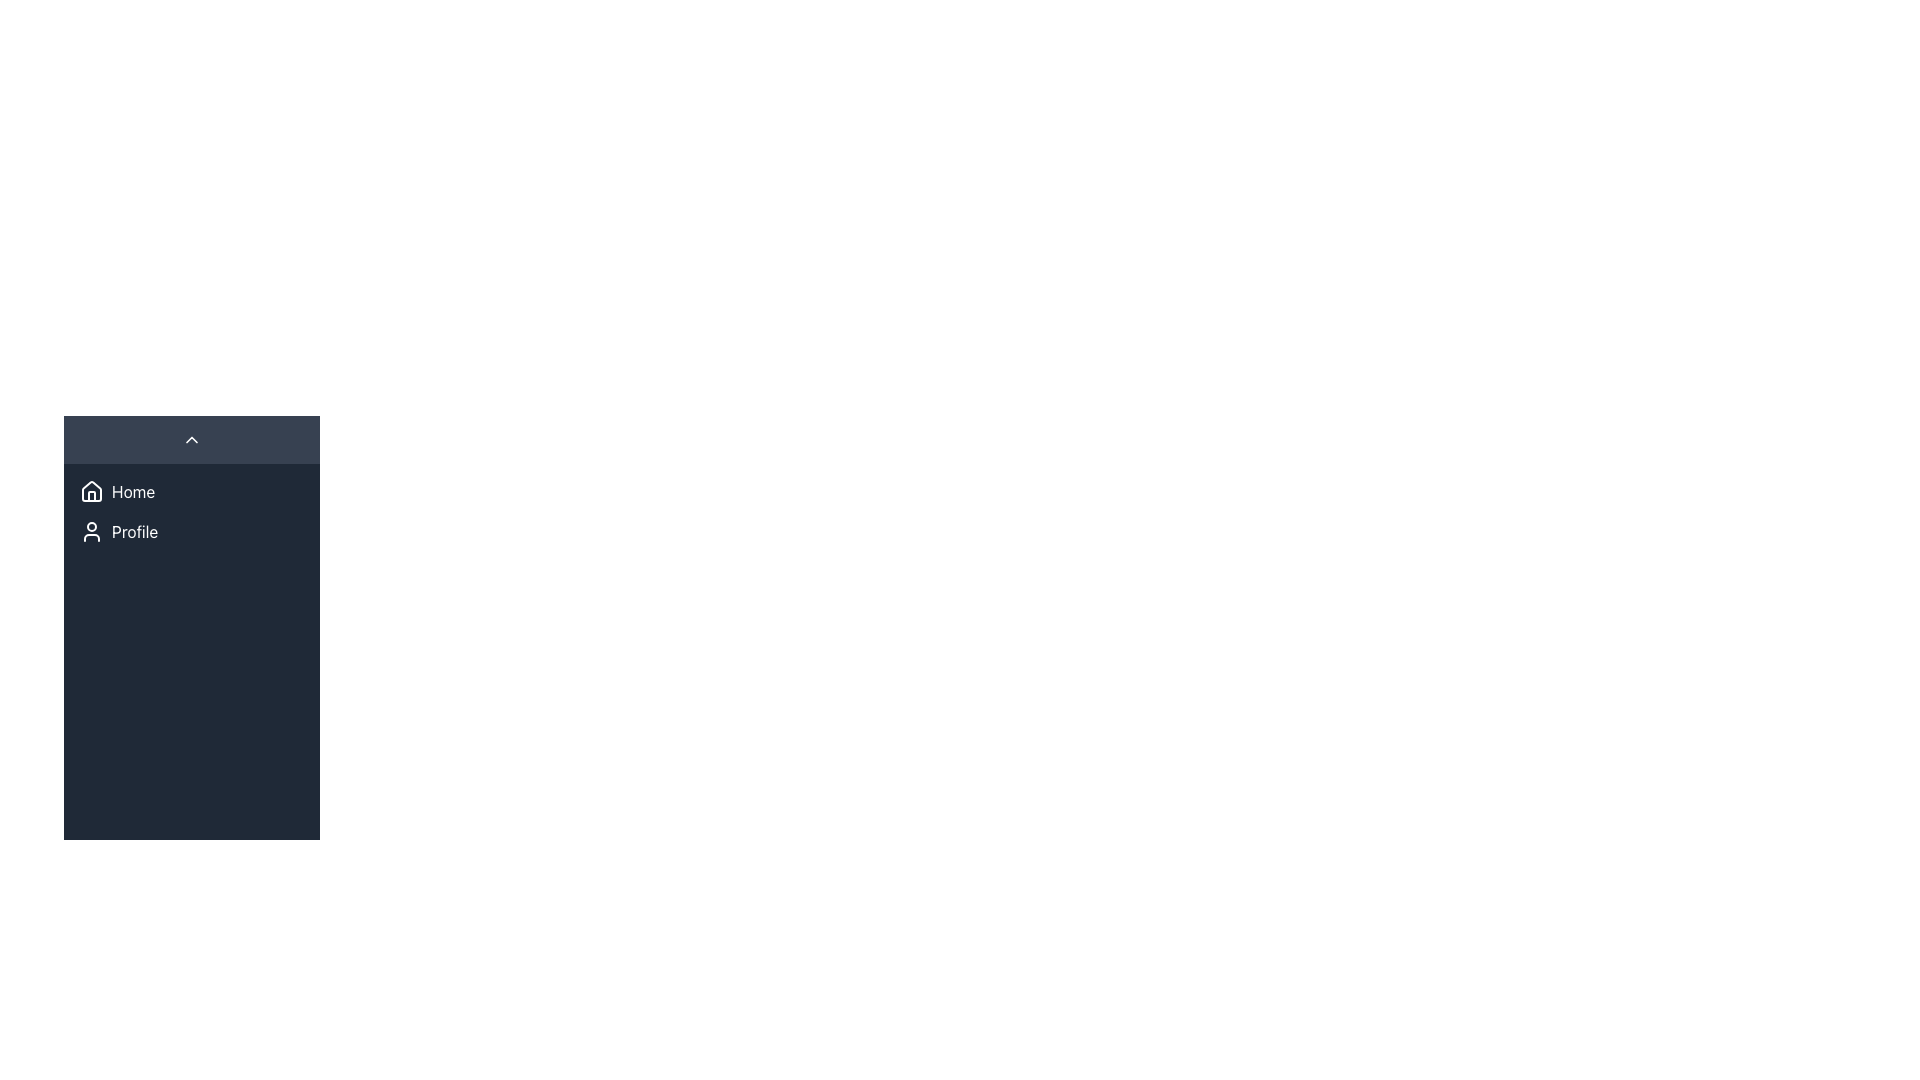 This screenshot has height=1080, width=1920. Describe the element at coordinates (90, 531) in the screenshot. I see `the outlined user icon resembling a stick figure with a circular head and shoulders, located in the vertical sidebar menu to the left of the text 'Profile'` at that location.